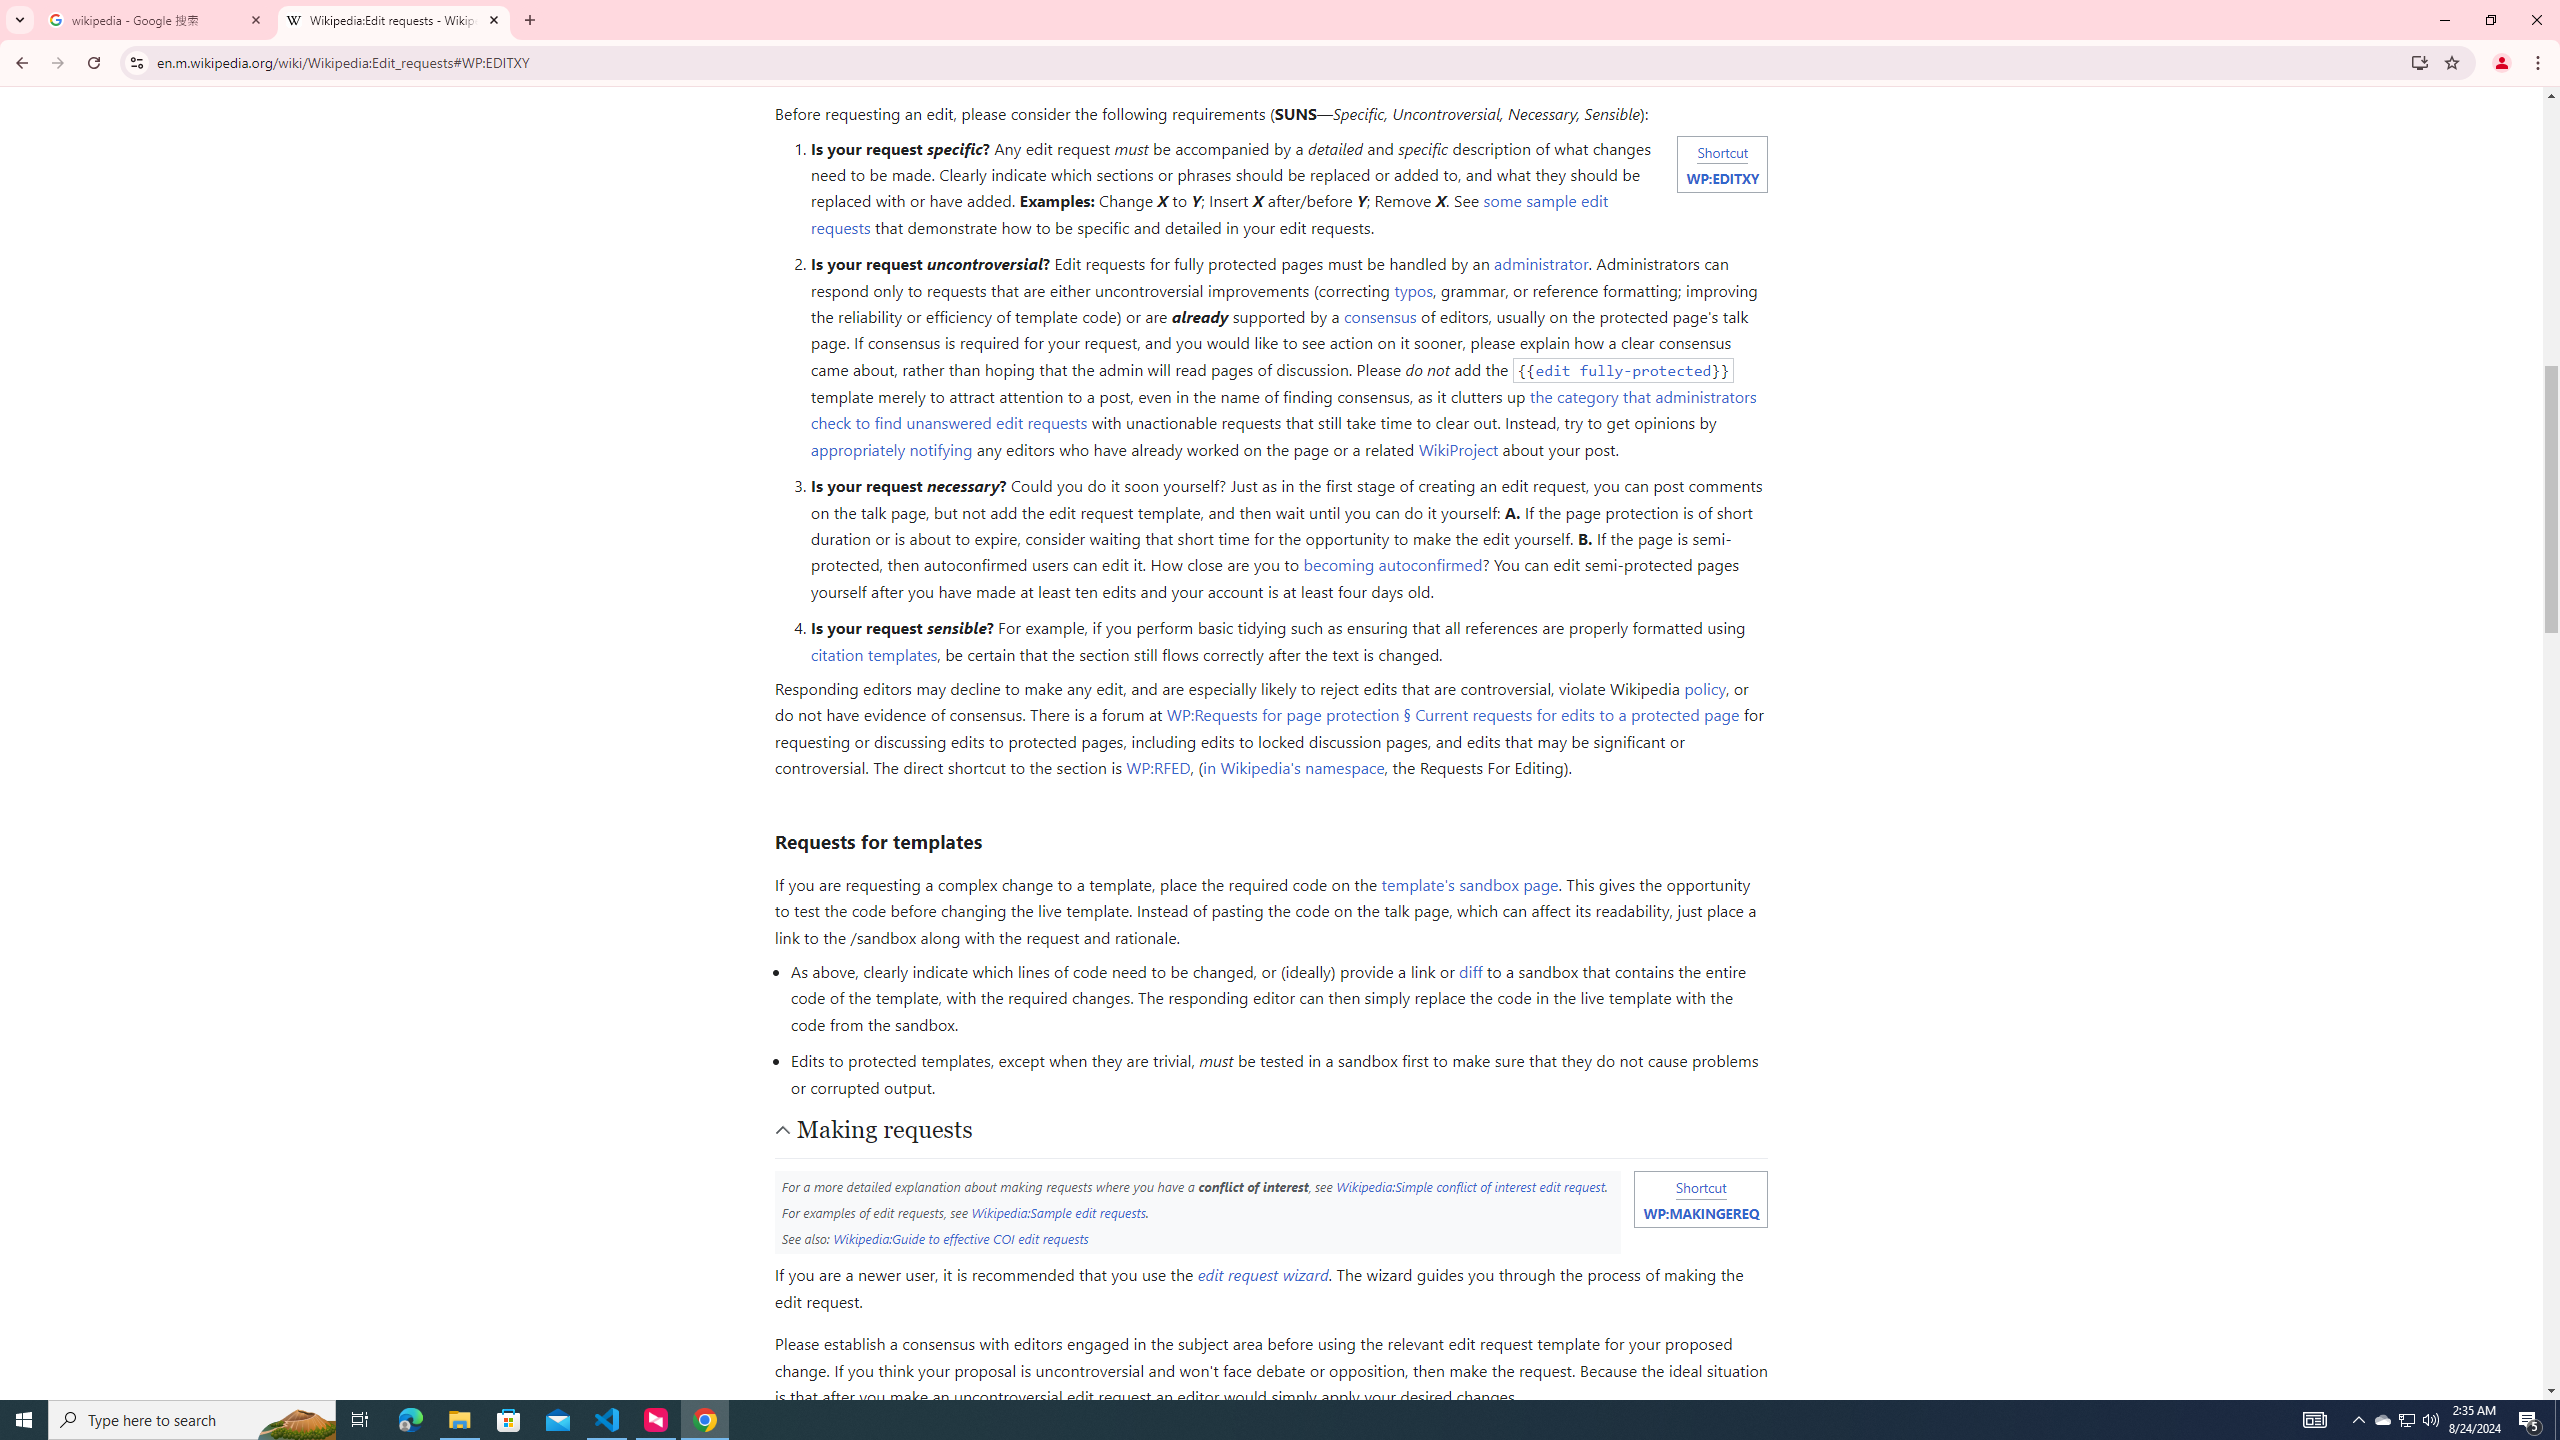 The image size is (2560, 1440). Describe the element at coordinates (1391, 564) in the screenshot. I see `'becoming autoconfirmed'` at that location.